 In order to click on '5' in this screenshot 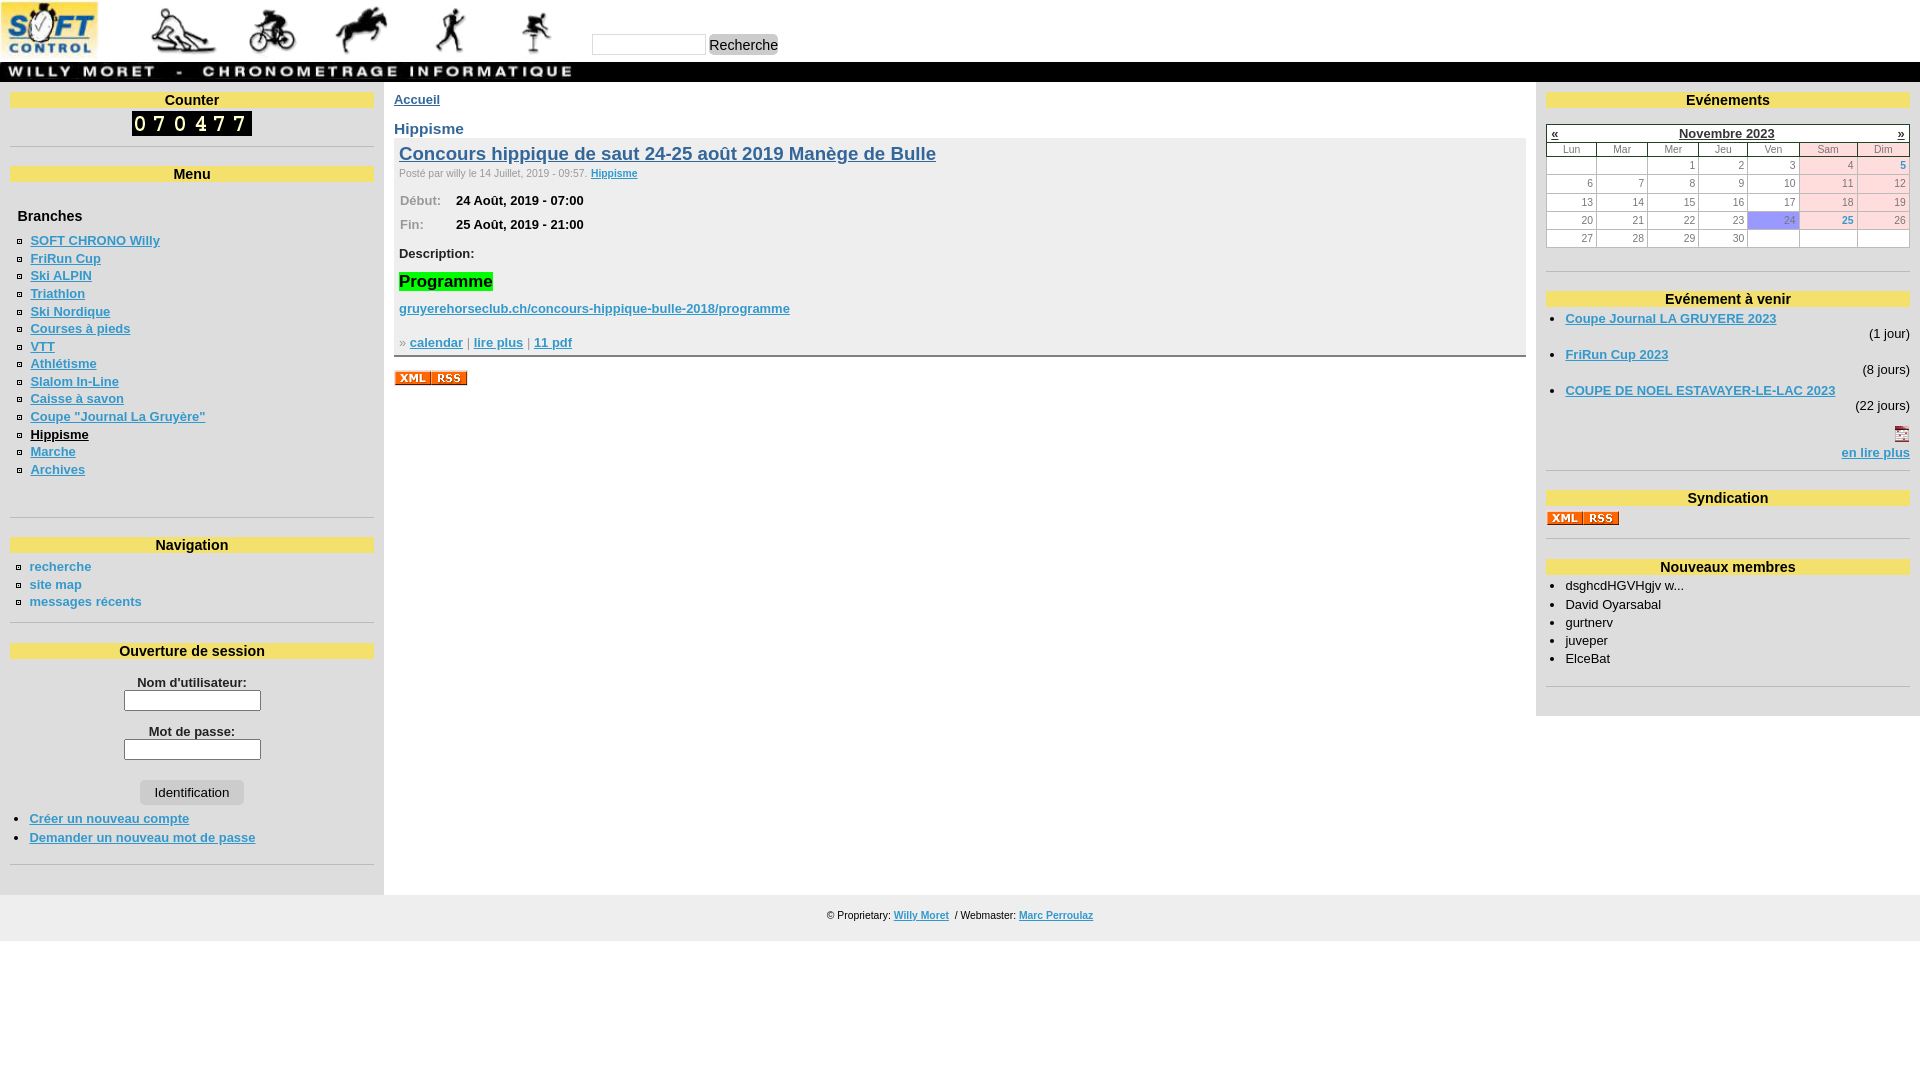, I will do `click(1901, 164)`.